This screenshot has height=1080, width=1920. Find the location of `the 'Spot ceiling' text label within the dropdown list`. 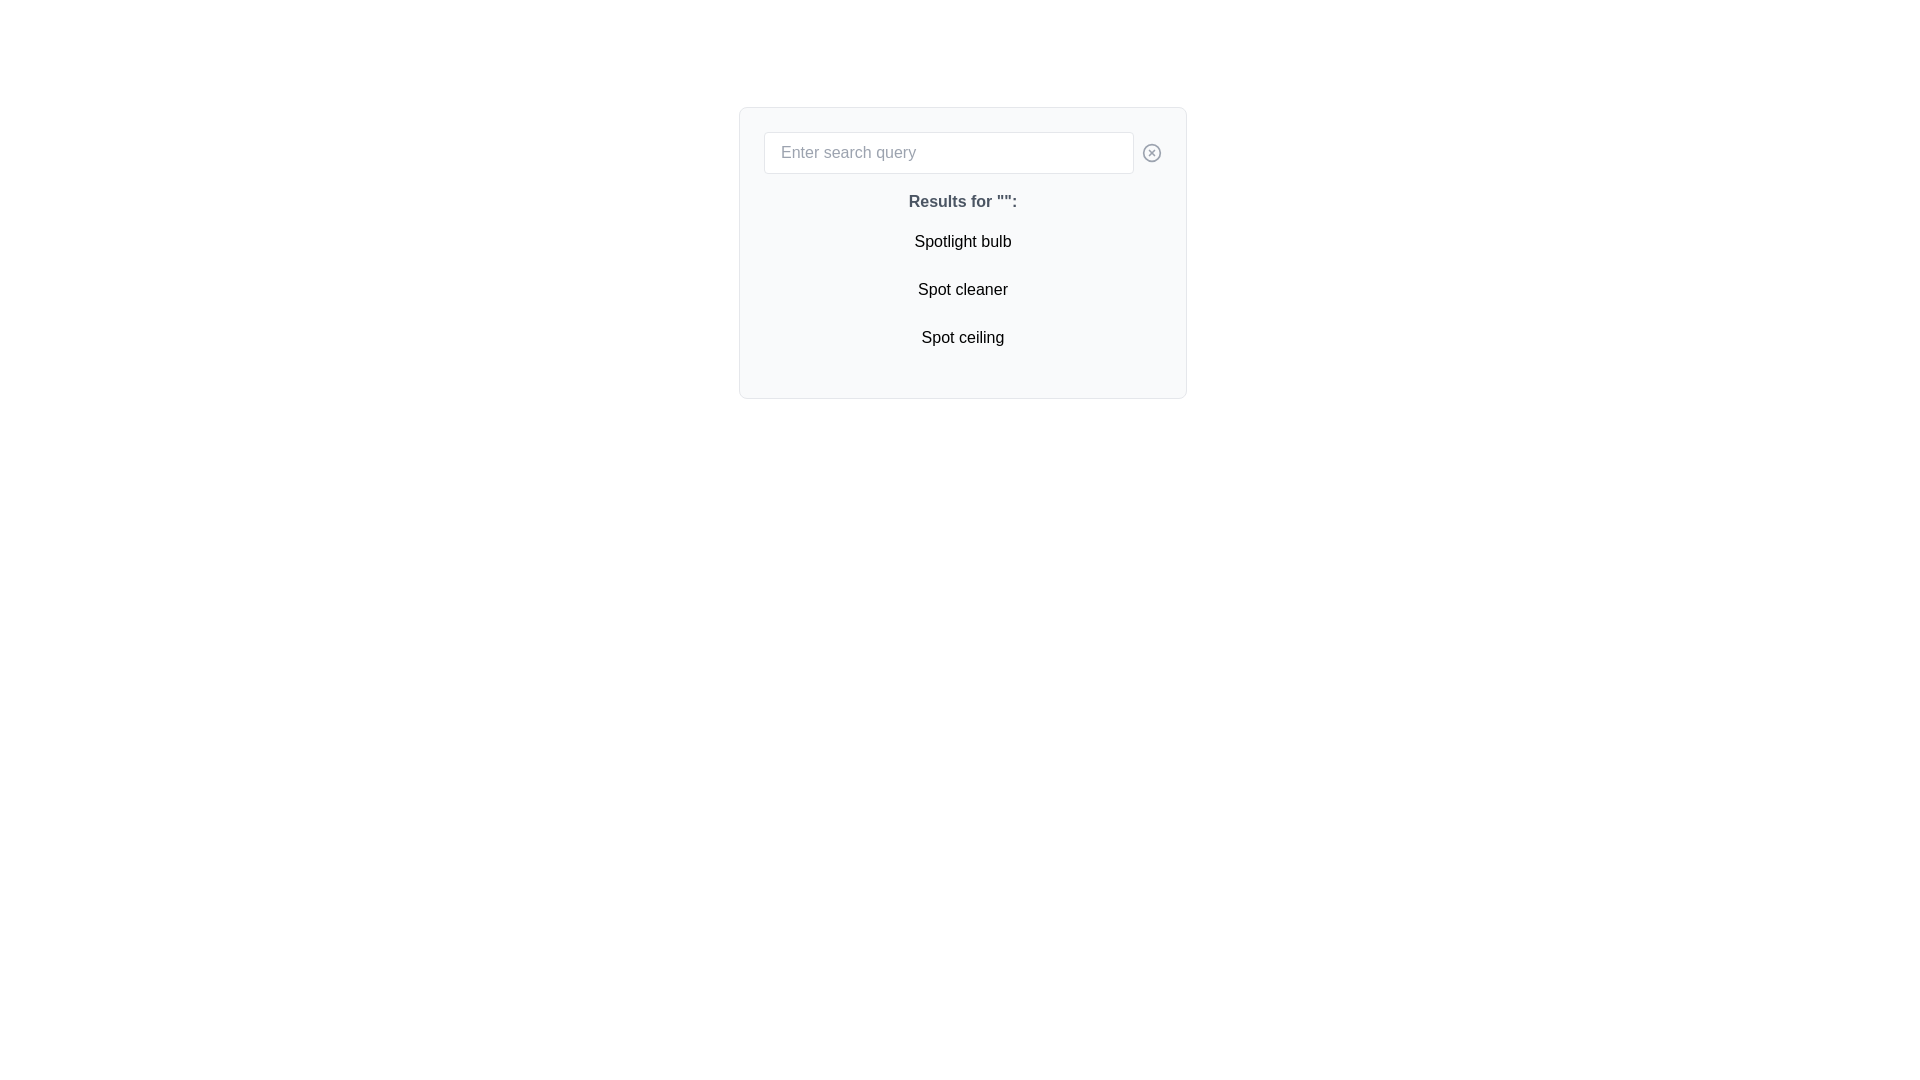

the 'Spot ceiling' text label within the dropdown list is located at coordinates (963, 337).